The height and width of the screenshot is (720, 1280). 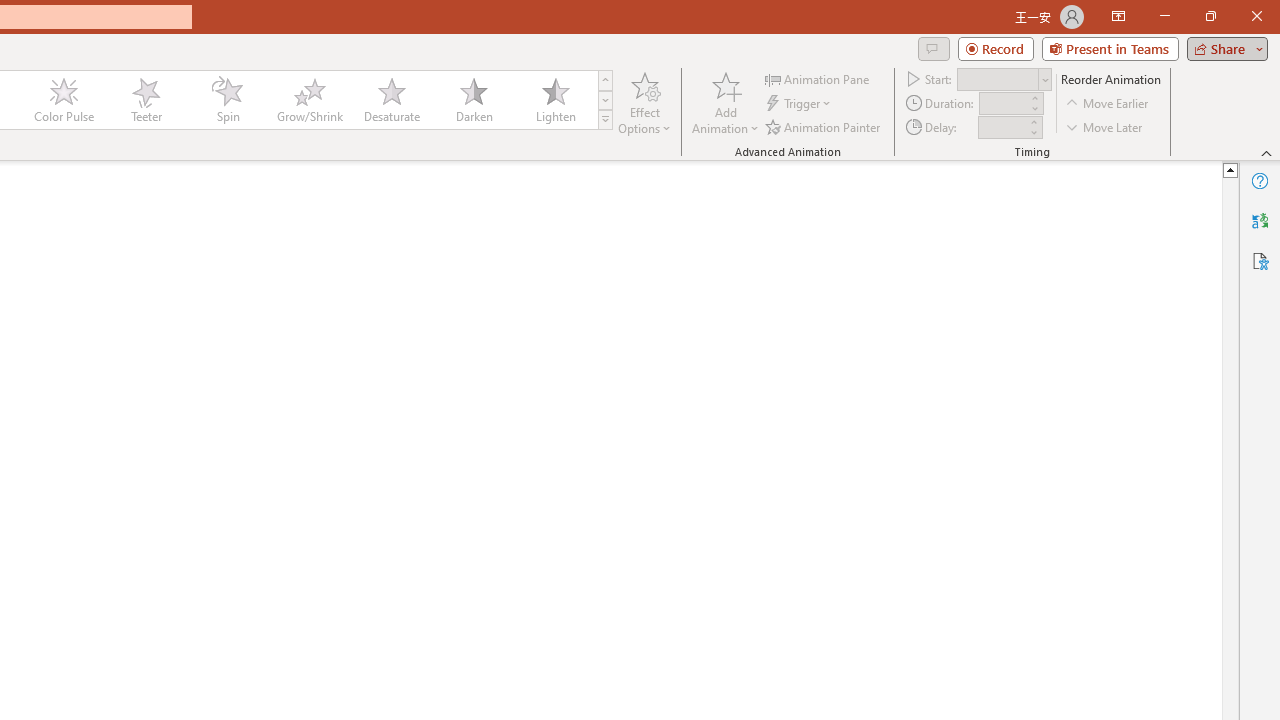 I want to click on 'More', so click(x=1033, y=121).